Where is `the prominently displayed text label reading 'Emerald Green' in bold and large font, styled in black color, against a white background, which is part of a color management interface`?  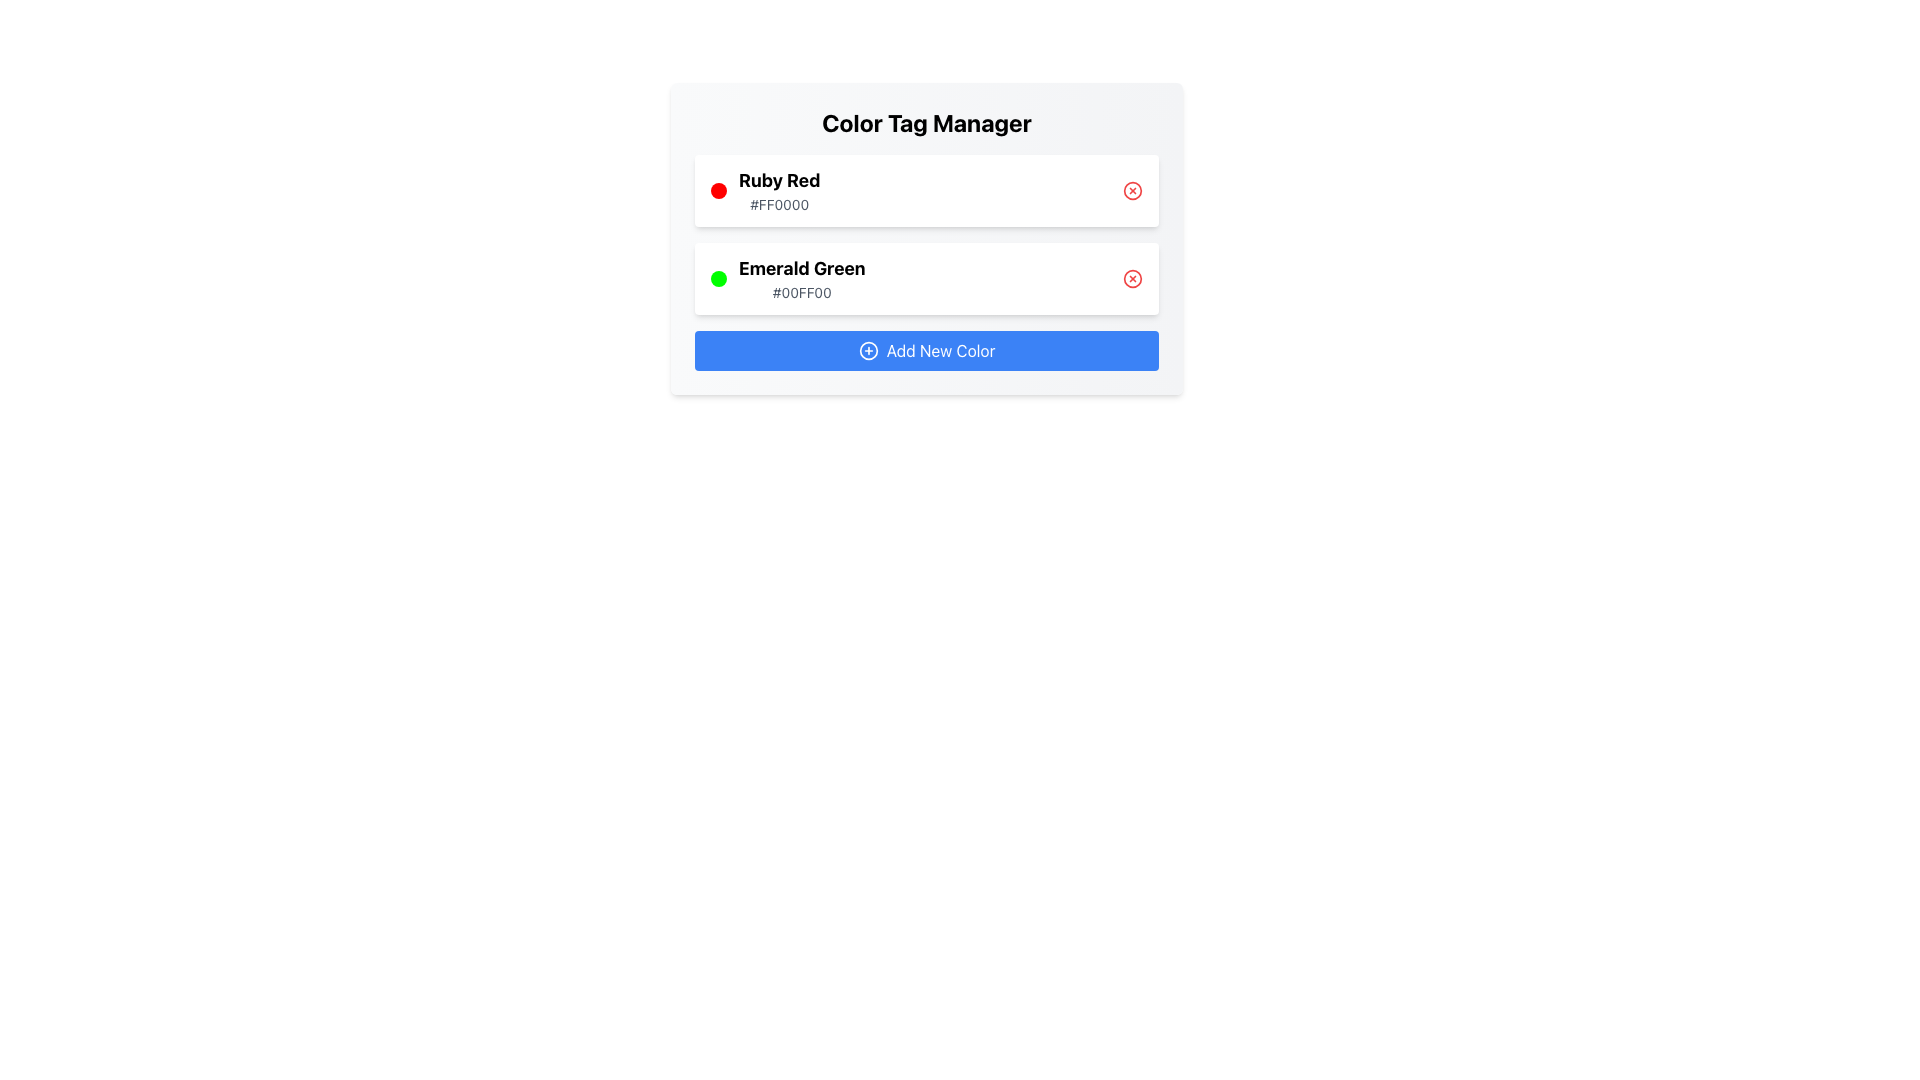
the prominently displayed text label reading 'Emerald Green' in bold and large font, styled in black color, against a white background, which is part of a color management interface is located at coordinates (802, 268).